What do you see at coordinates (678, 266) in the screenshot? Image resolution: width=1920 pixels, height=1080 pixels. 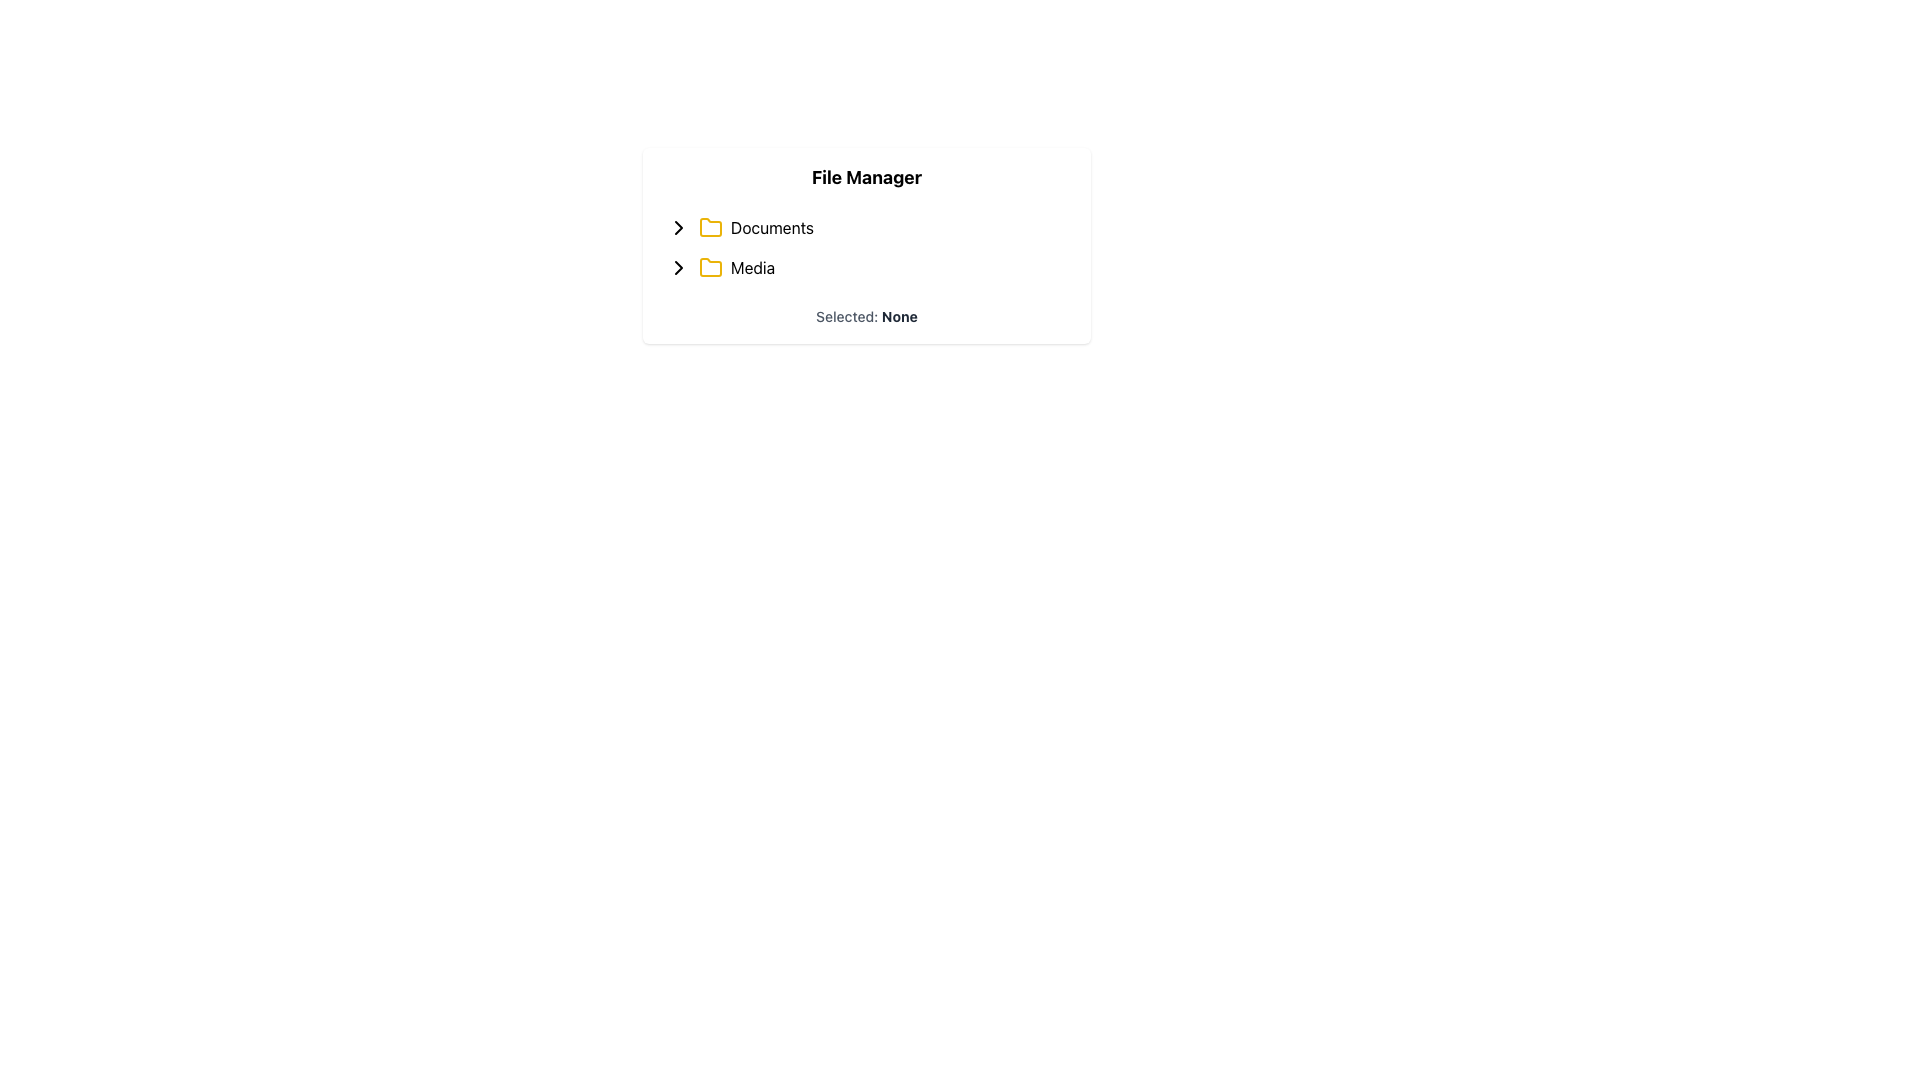 I see `the leftmost right-pointing chevron icon in the 'Media' row of the file manager` at bounding box center [678, 266].